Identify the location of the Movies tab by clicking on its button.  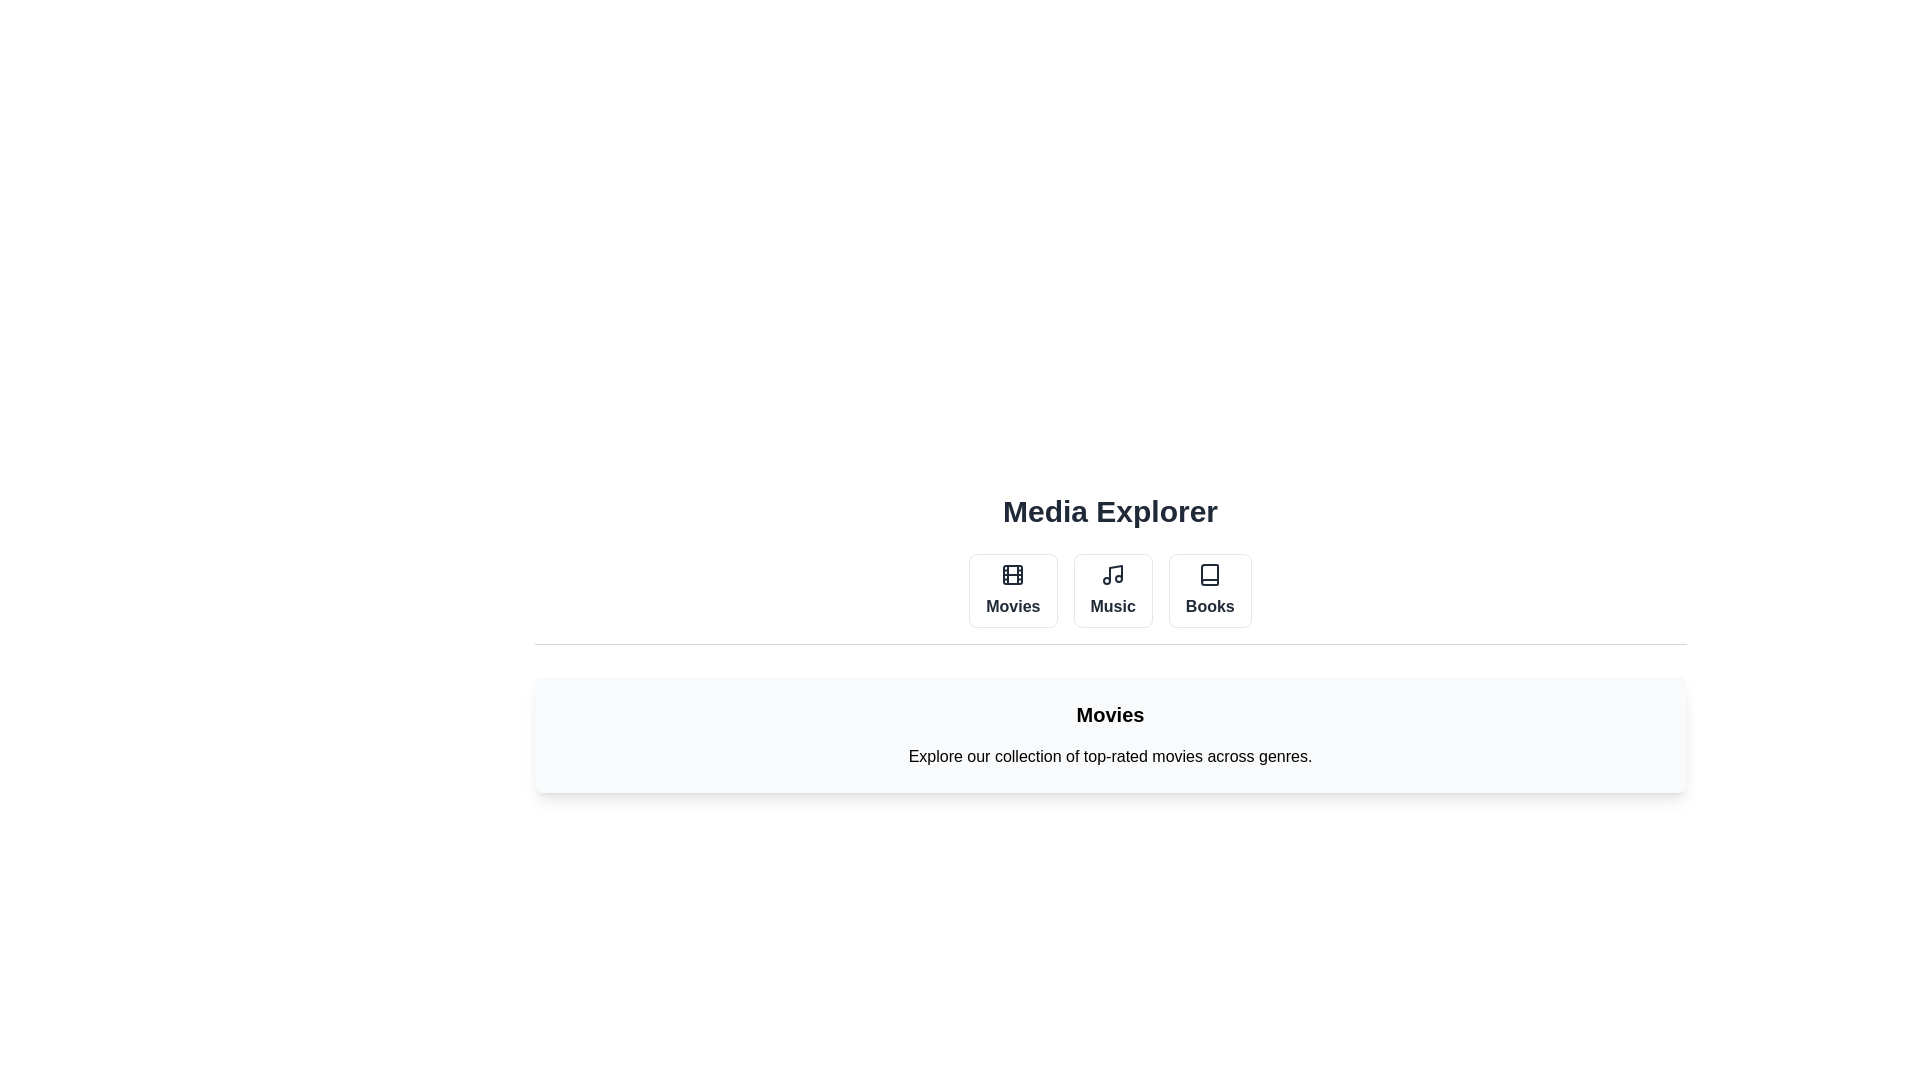
(1013, 589).